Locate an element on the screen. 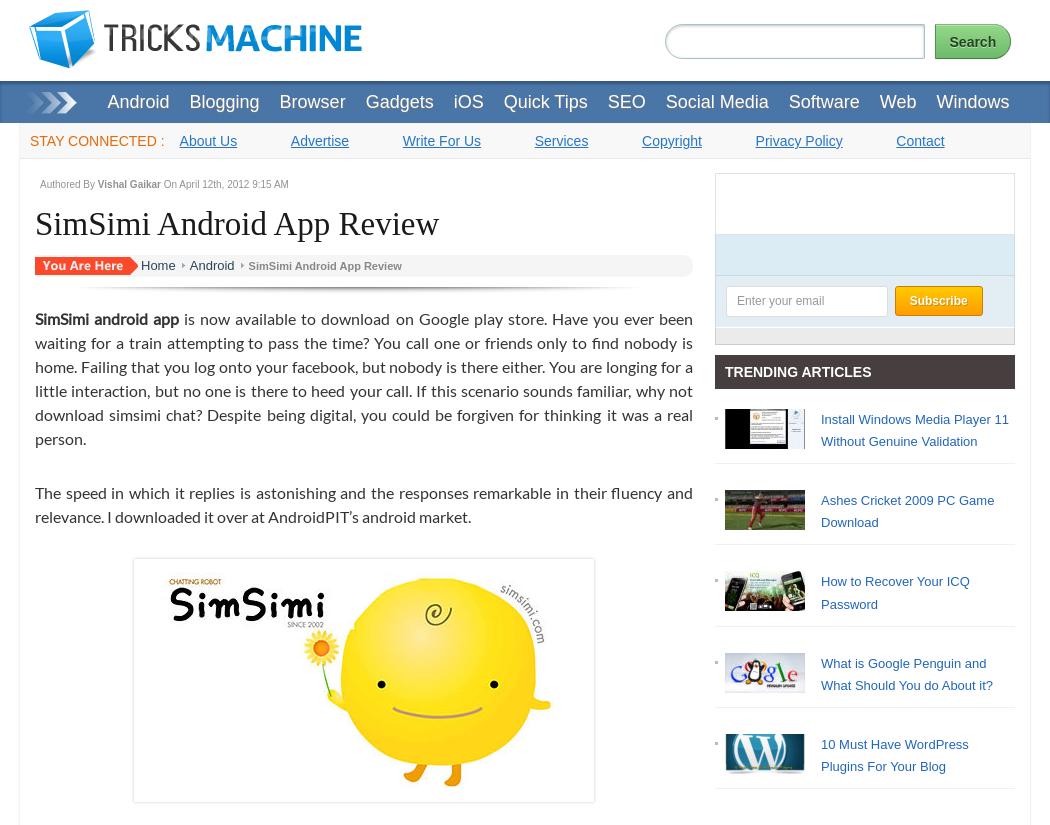  'Android' is located at coordinates (188, 263).